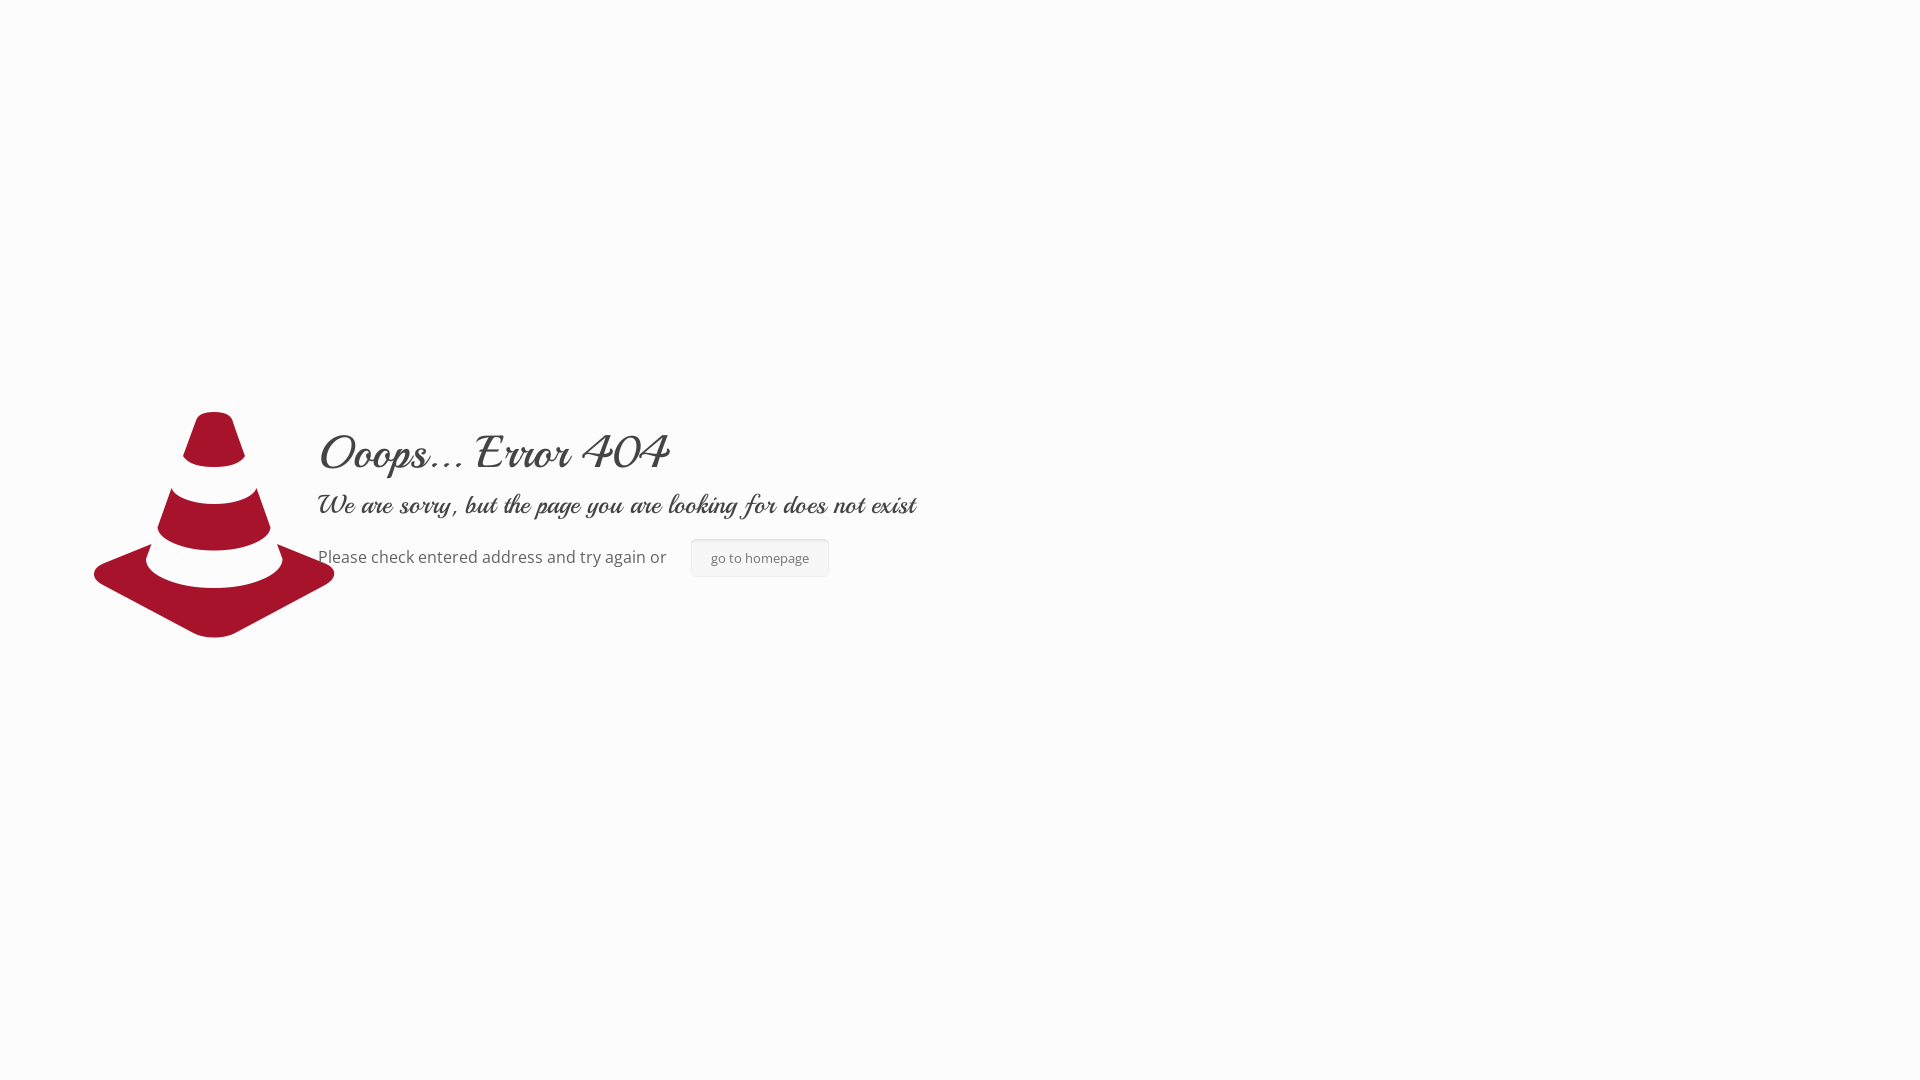 The height and width of the screenshot is (1080, 1920). Describe the element at coordinates (691, 558) in the screenshot. I see `'go to homepage'` at that location.